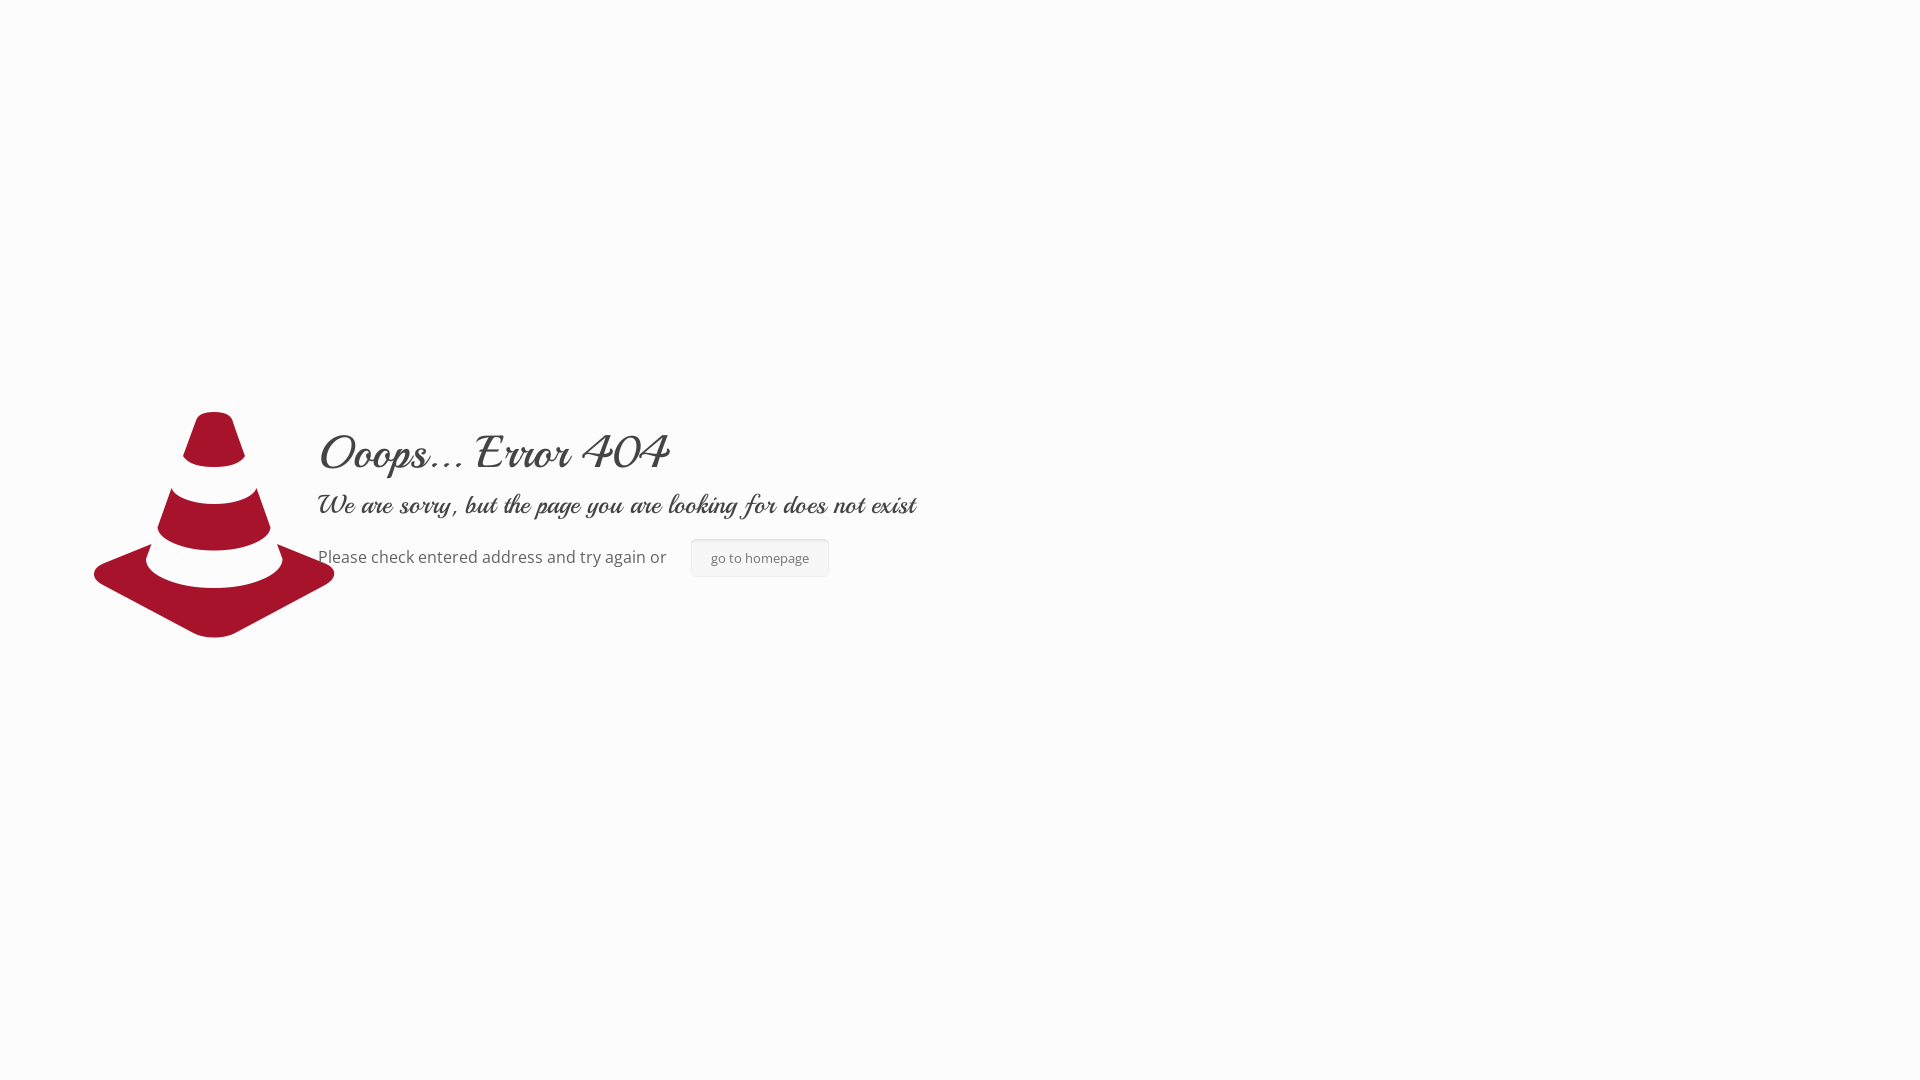 The height and width of the screenshot is (1080, 1920). Describe the element at coordinates (691, 558) in the screenshot. I see `'go to homepage'` at that location.